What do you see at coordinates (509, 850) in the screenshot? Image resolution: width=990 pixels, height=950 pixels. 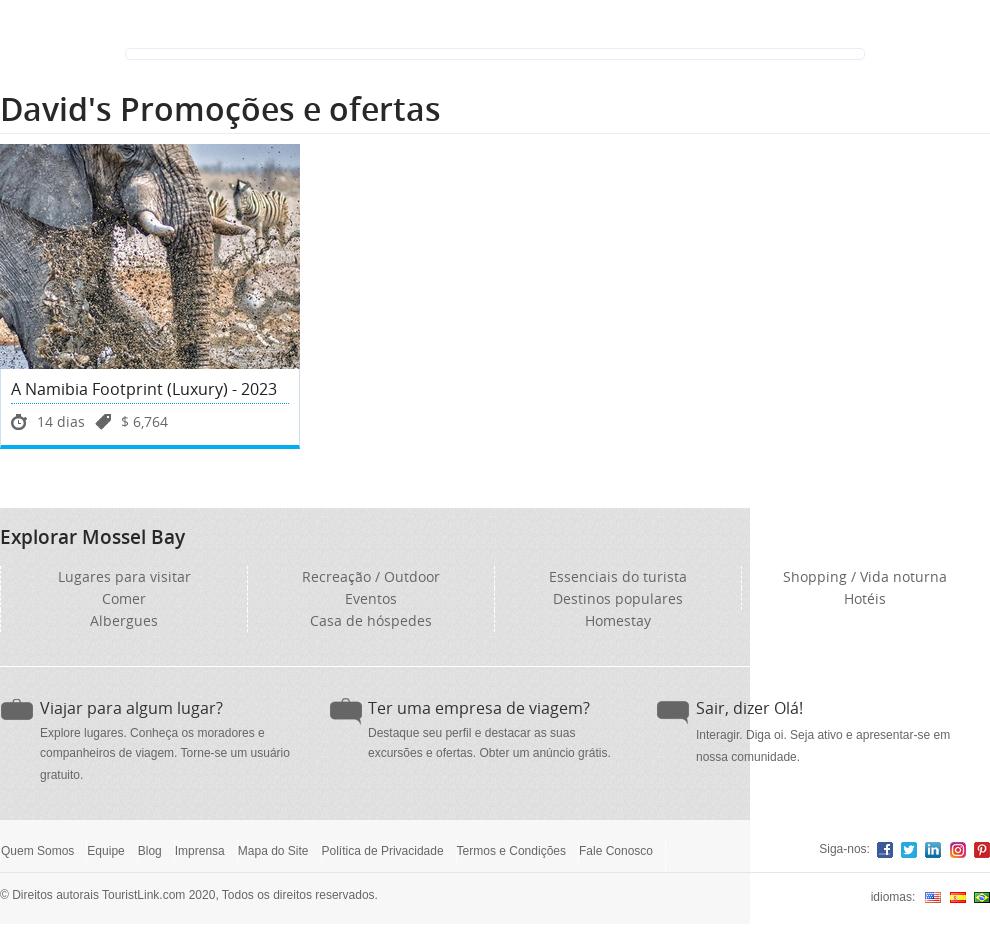 I see `'Termos e Condições'` at bounding box center [509, 850].